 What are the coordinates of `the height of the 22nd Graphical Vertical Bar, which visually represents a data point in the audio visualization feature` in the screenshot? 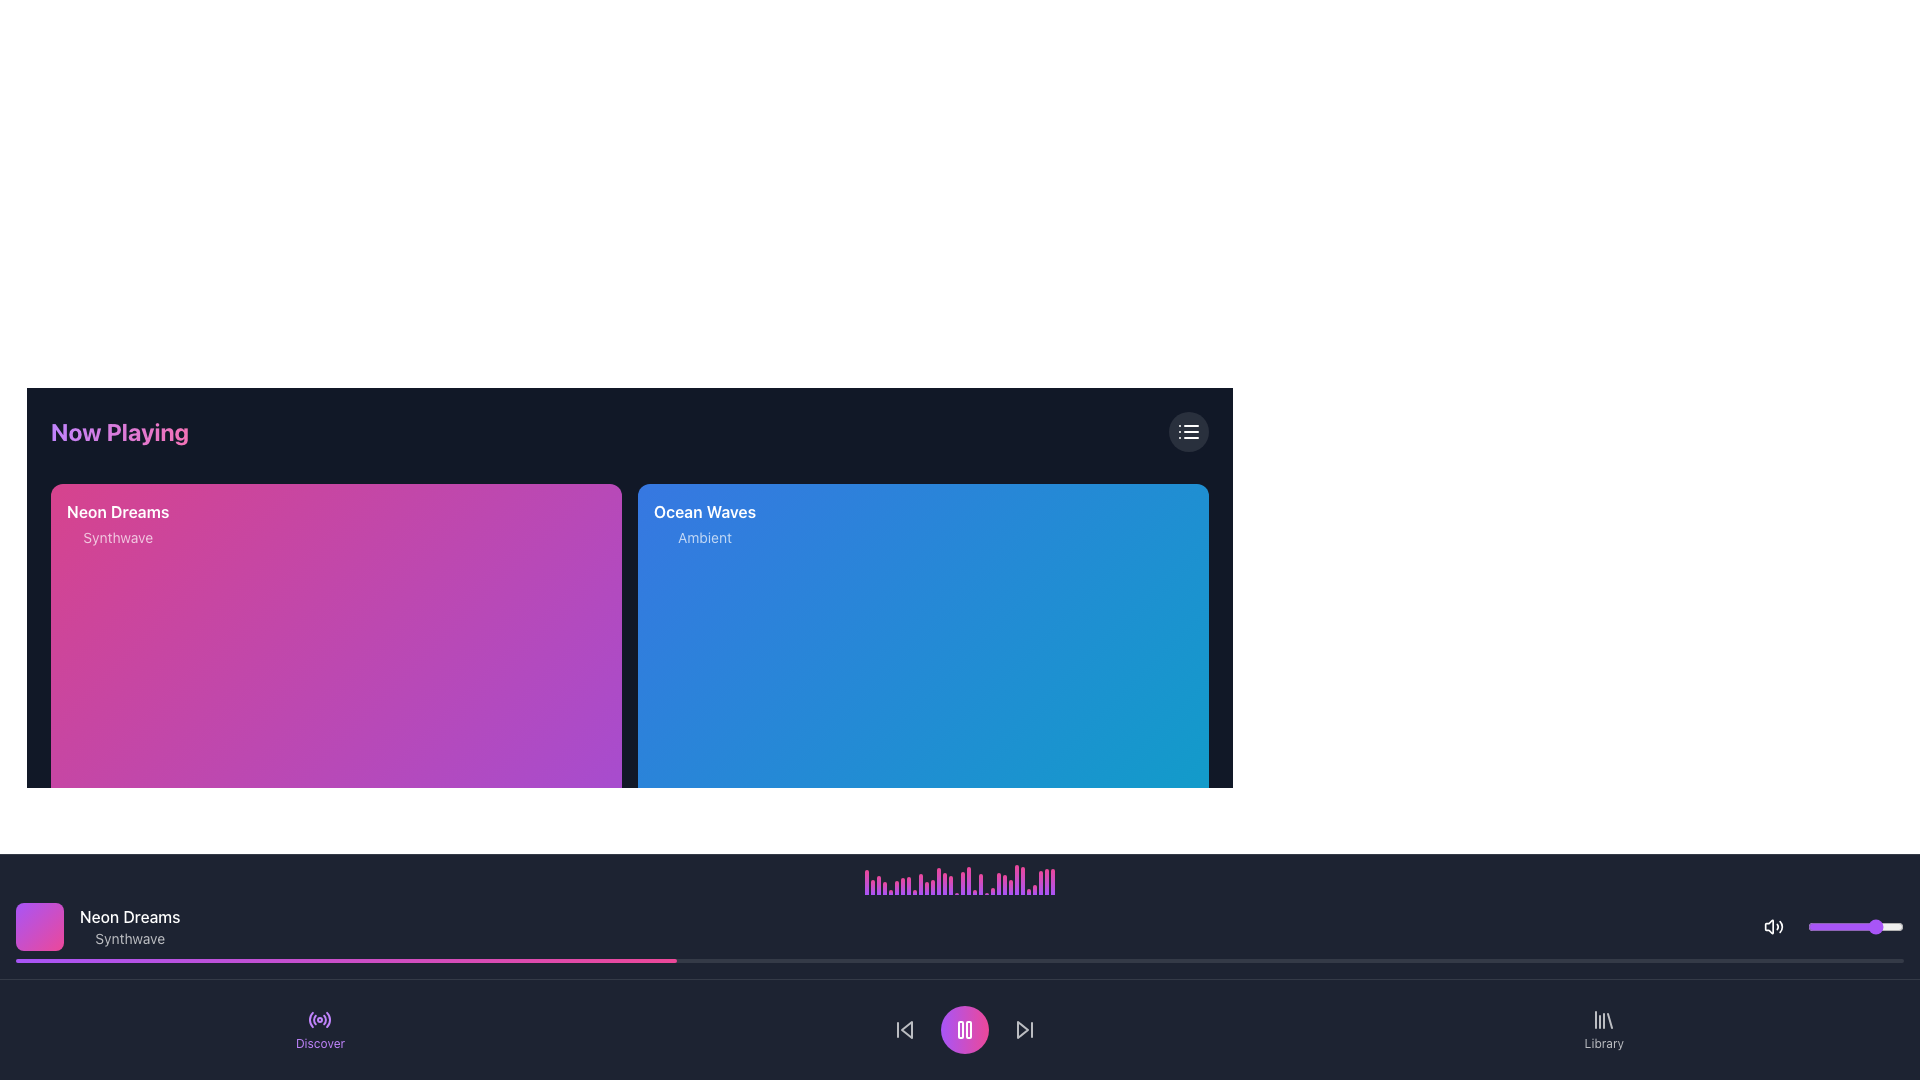 It's located at (987, 886).